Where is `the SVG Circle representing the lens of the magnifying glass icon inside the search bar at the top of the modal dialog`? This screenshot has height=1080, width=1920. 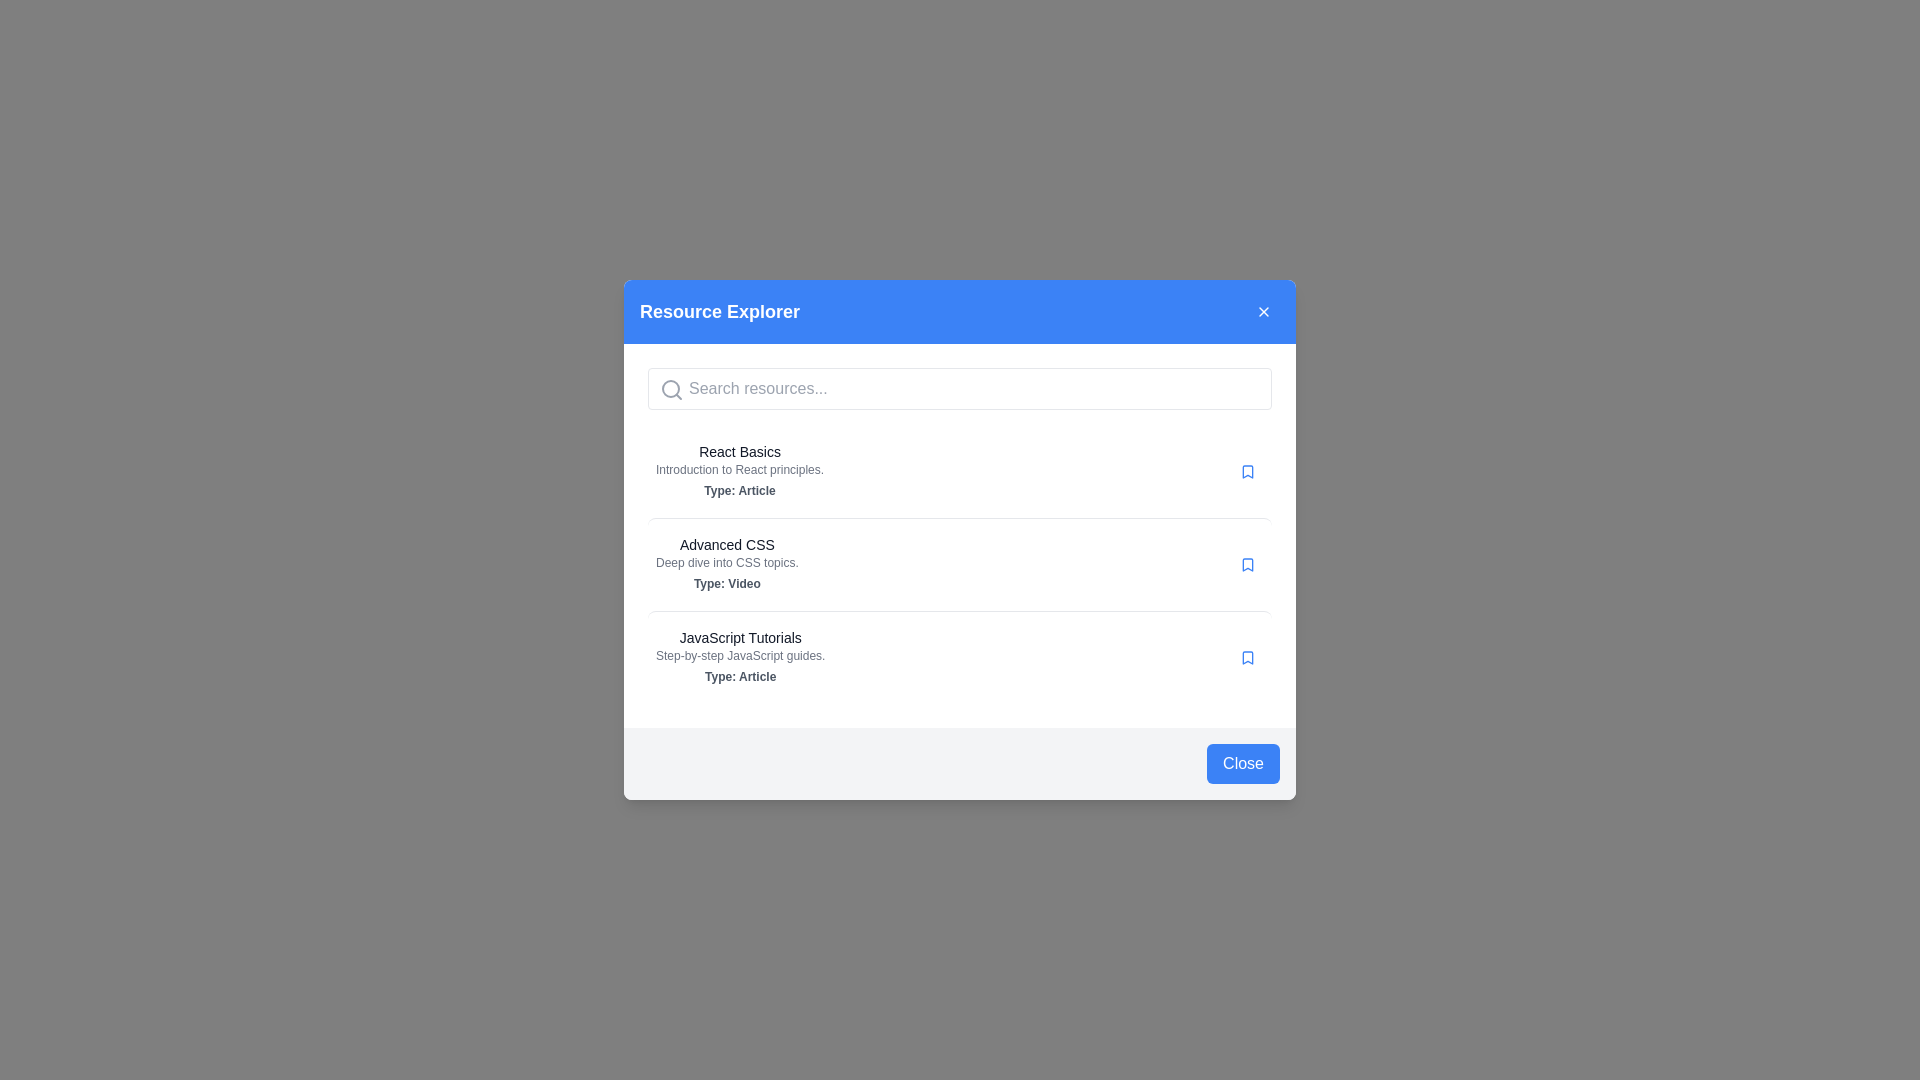 the SVG Circle representing the lens of the magnifying glass icon inside the search bar at the top of the modal dialog is located at coordinates (671, 389).